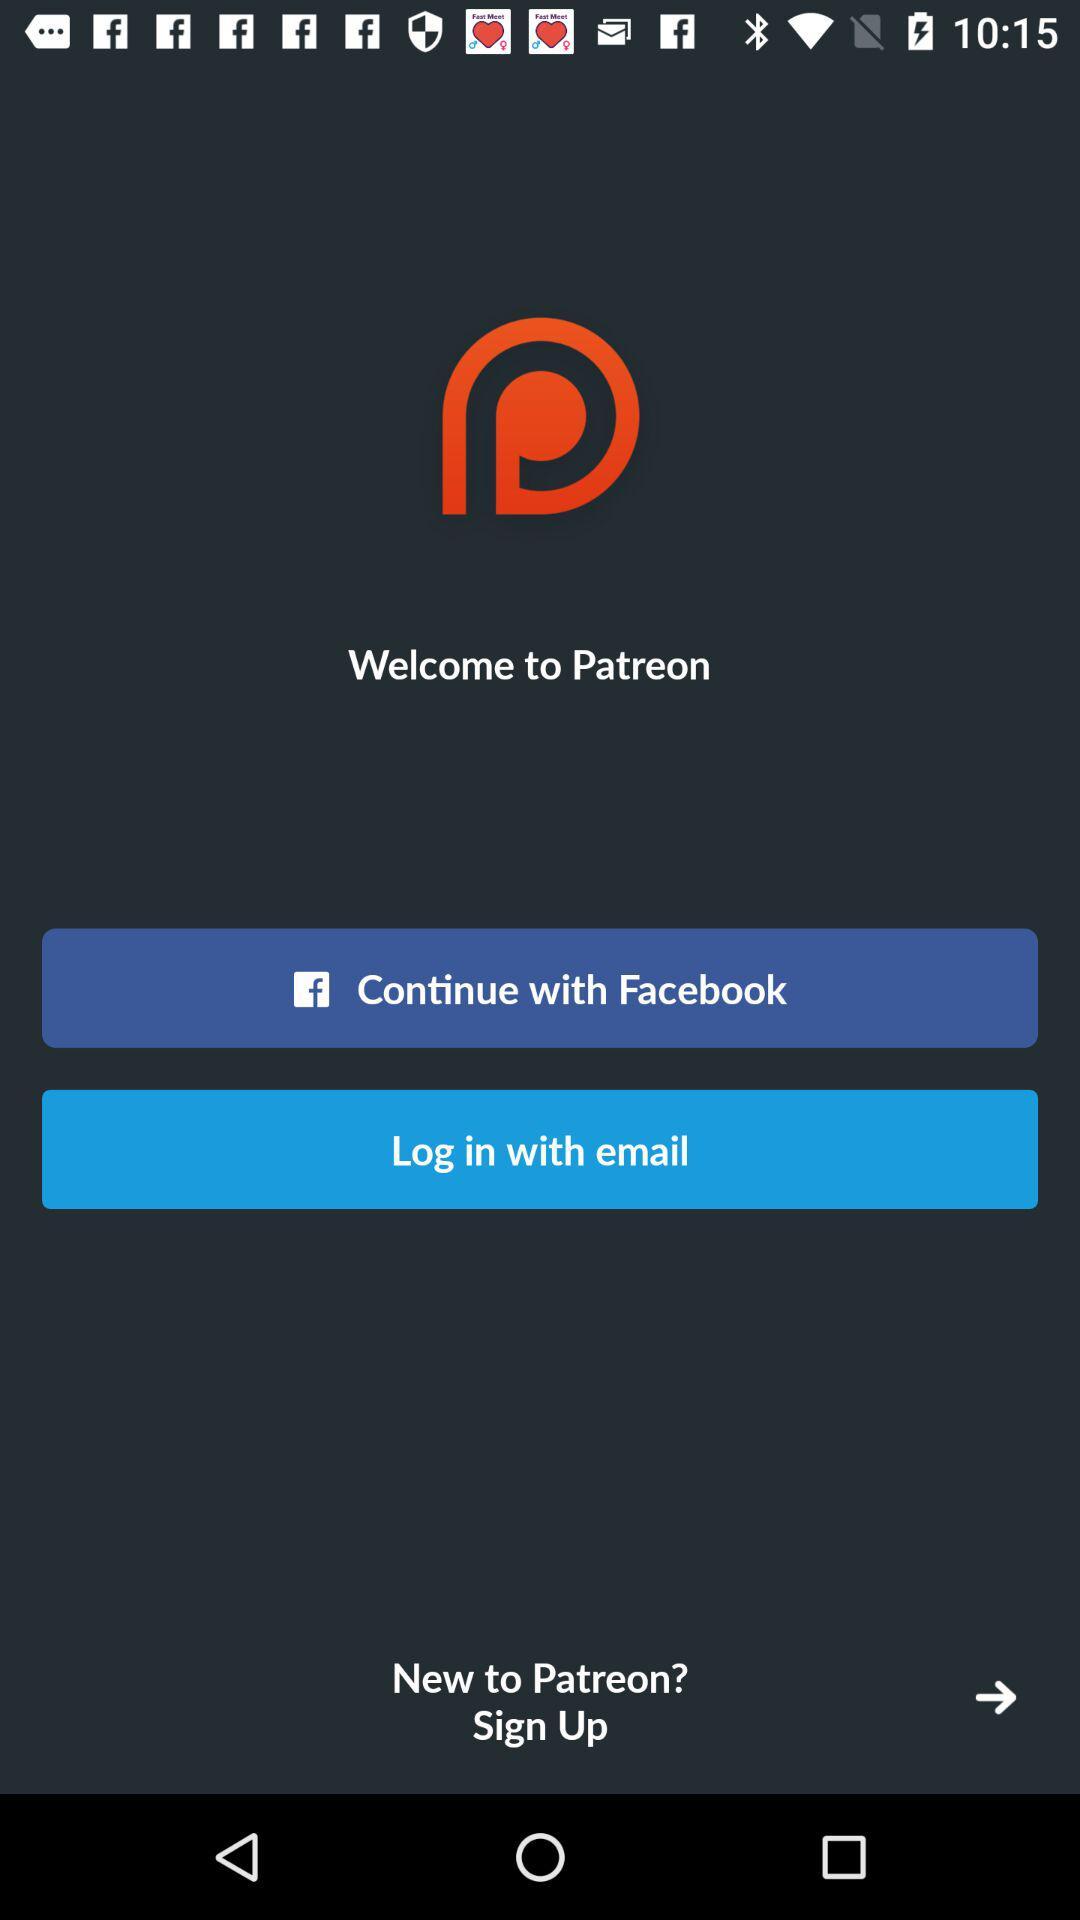  What do you see at coordinates (540, 1149) in the screenshot?
I see `log in with` at bounding box center [540, 1149].